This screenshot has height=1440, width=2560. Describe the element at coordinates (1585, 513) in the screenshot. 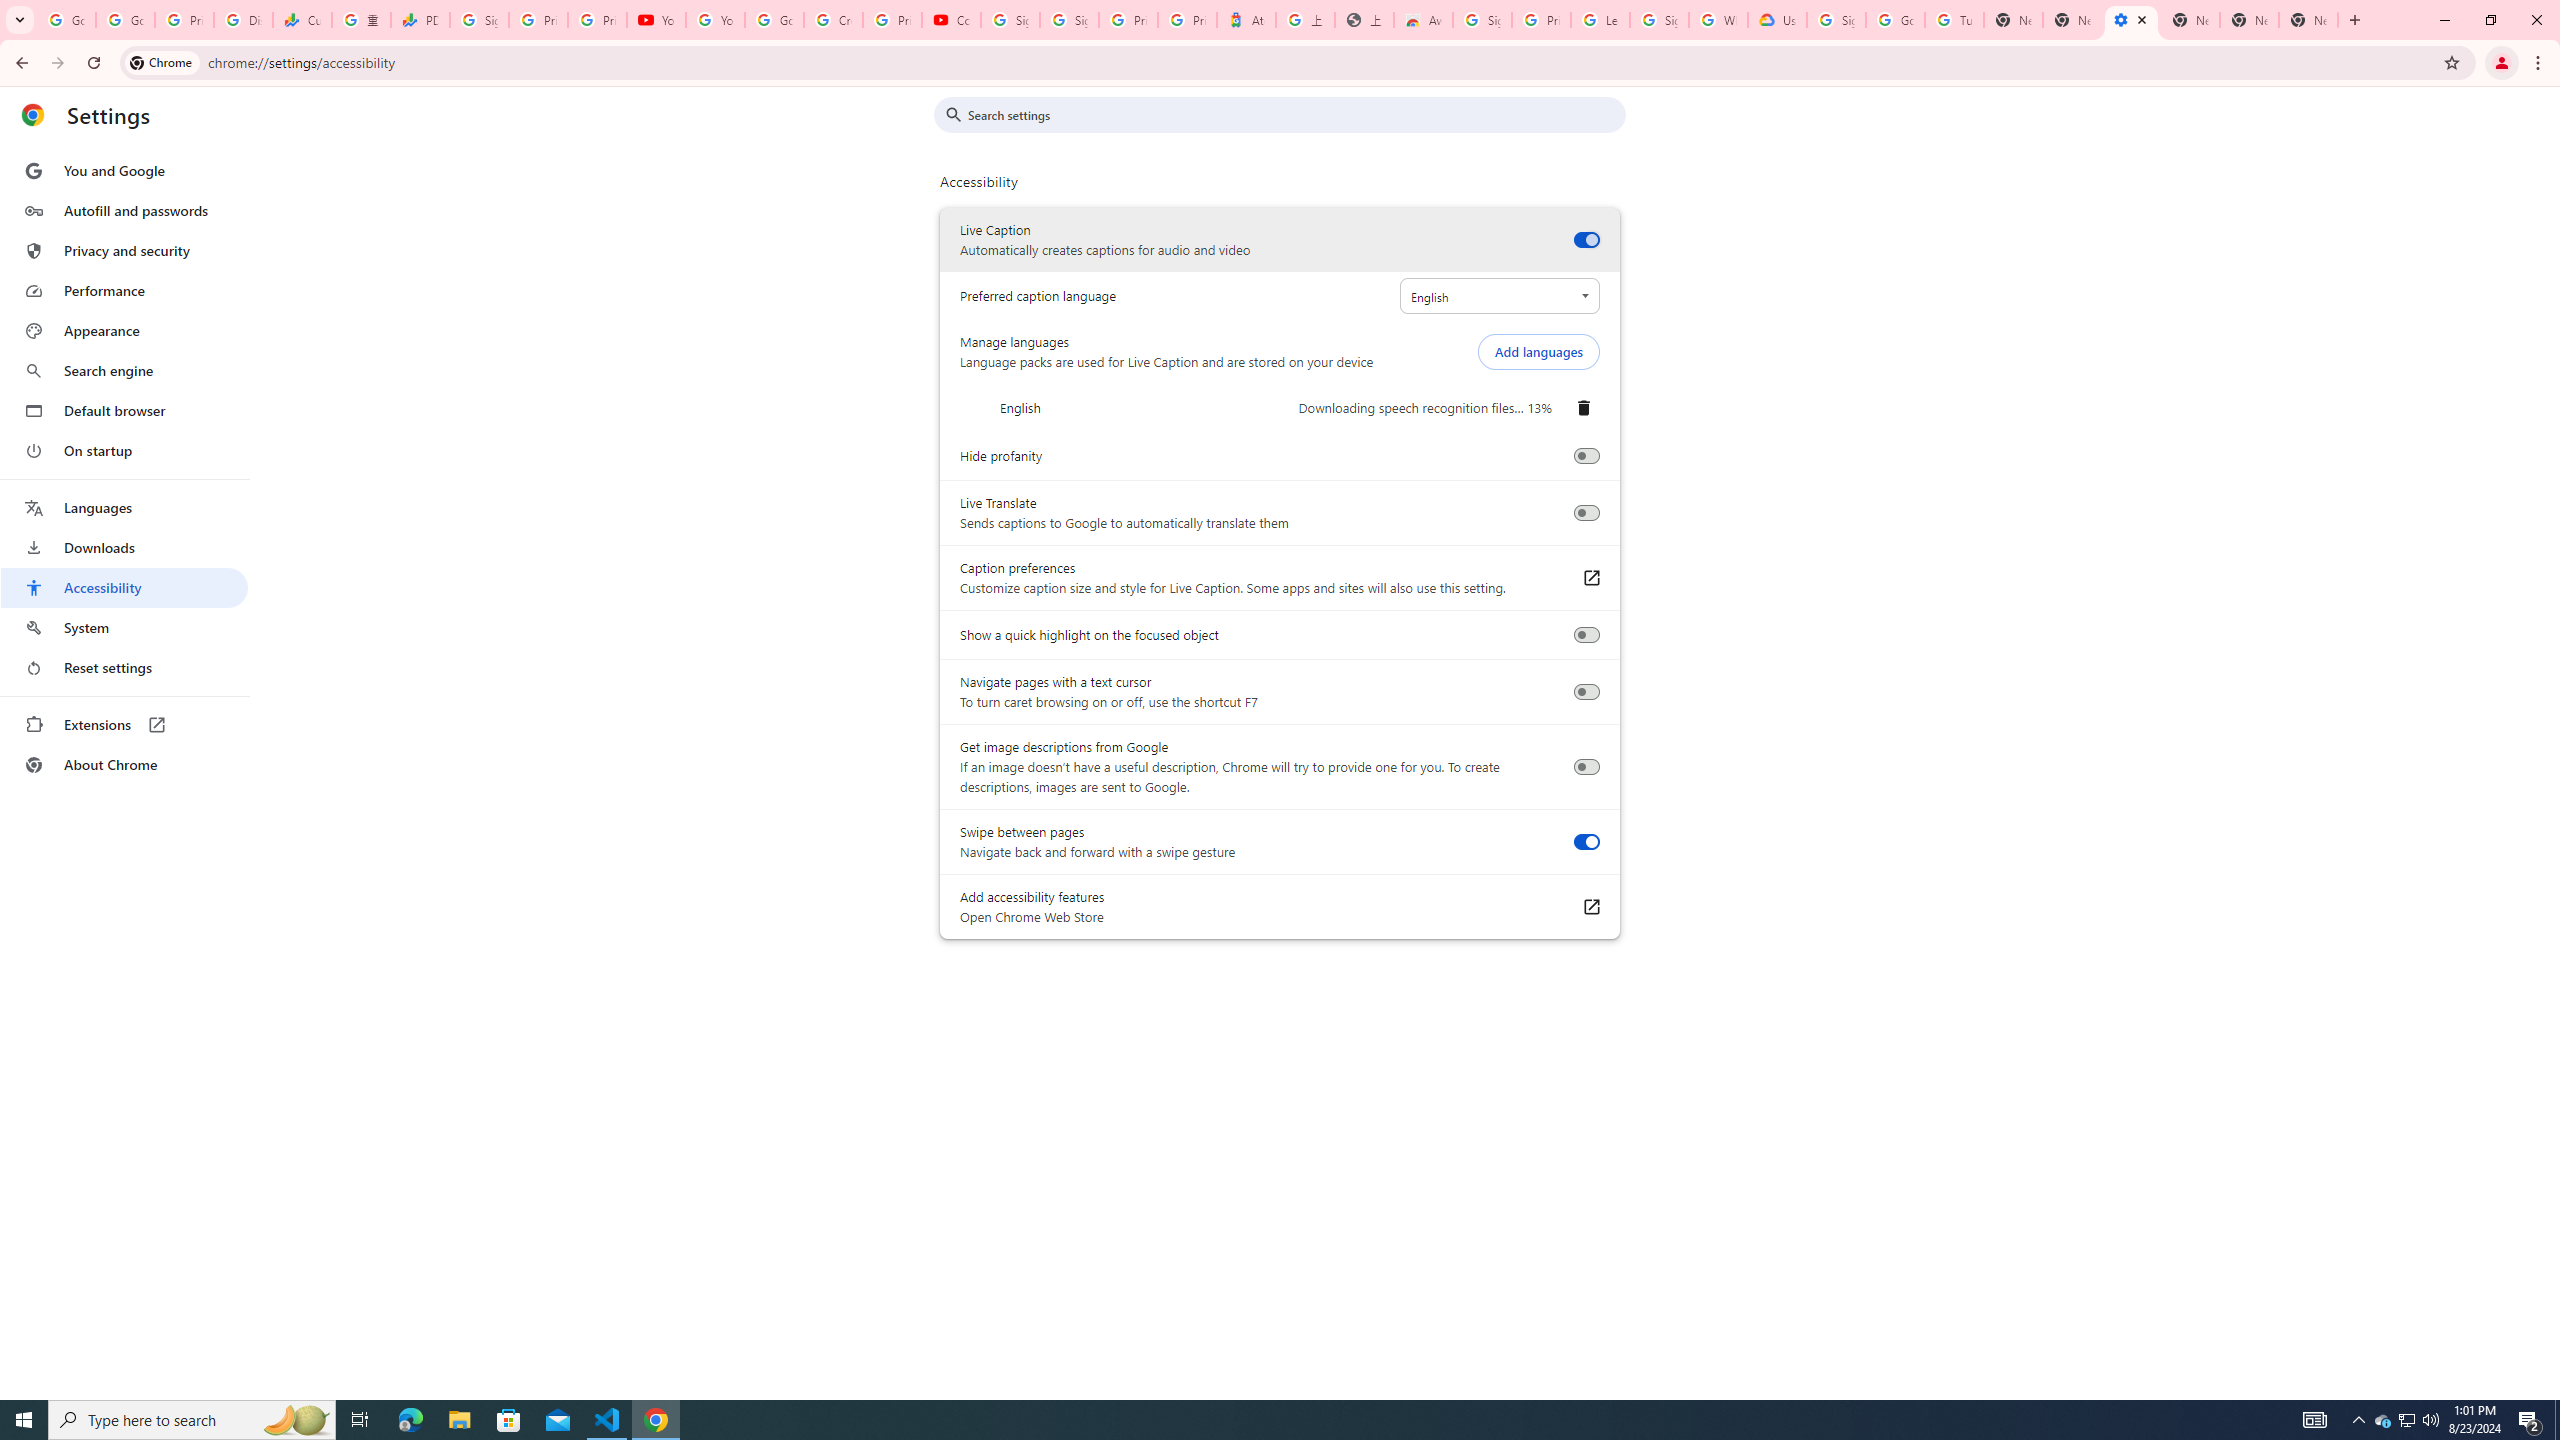

I see `'Live Translate'` at that location.